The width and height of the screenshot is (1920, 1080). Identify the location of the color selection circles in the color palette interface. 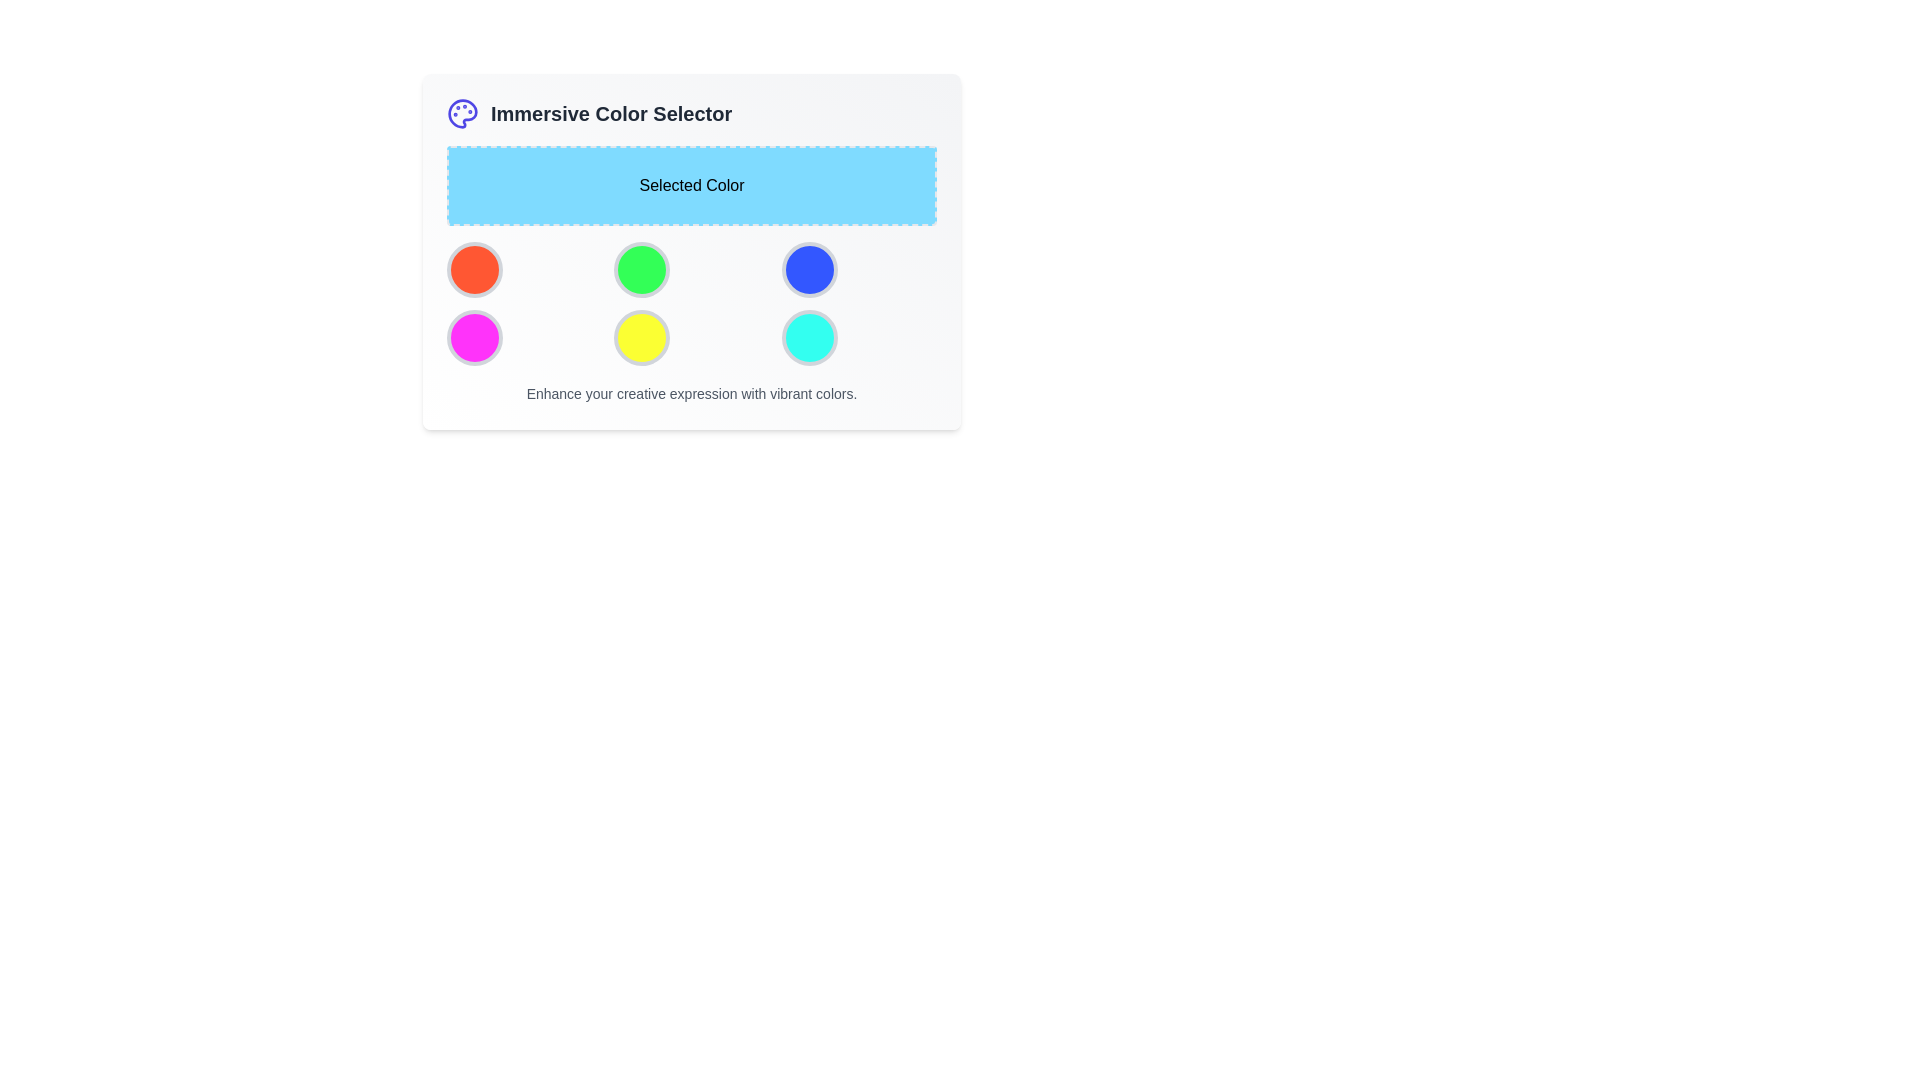
(691, 250).